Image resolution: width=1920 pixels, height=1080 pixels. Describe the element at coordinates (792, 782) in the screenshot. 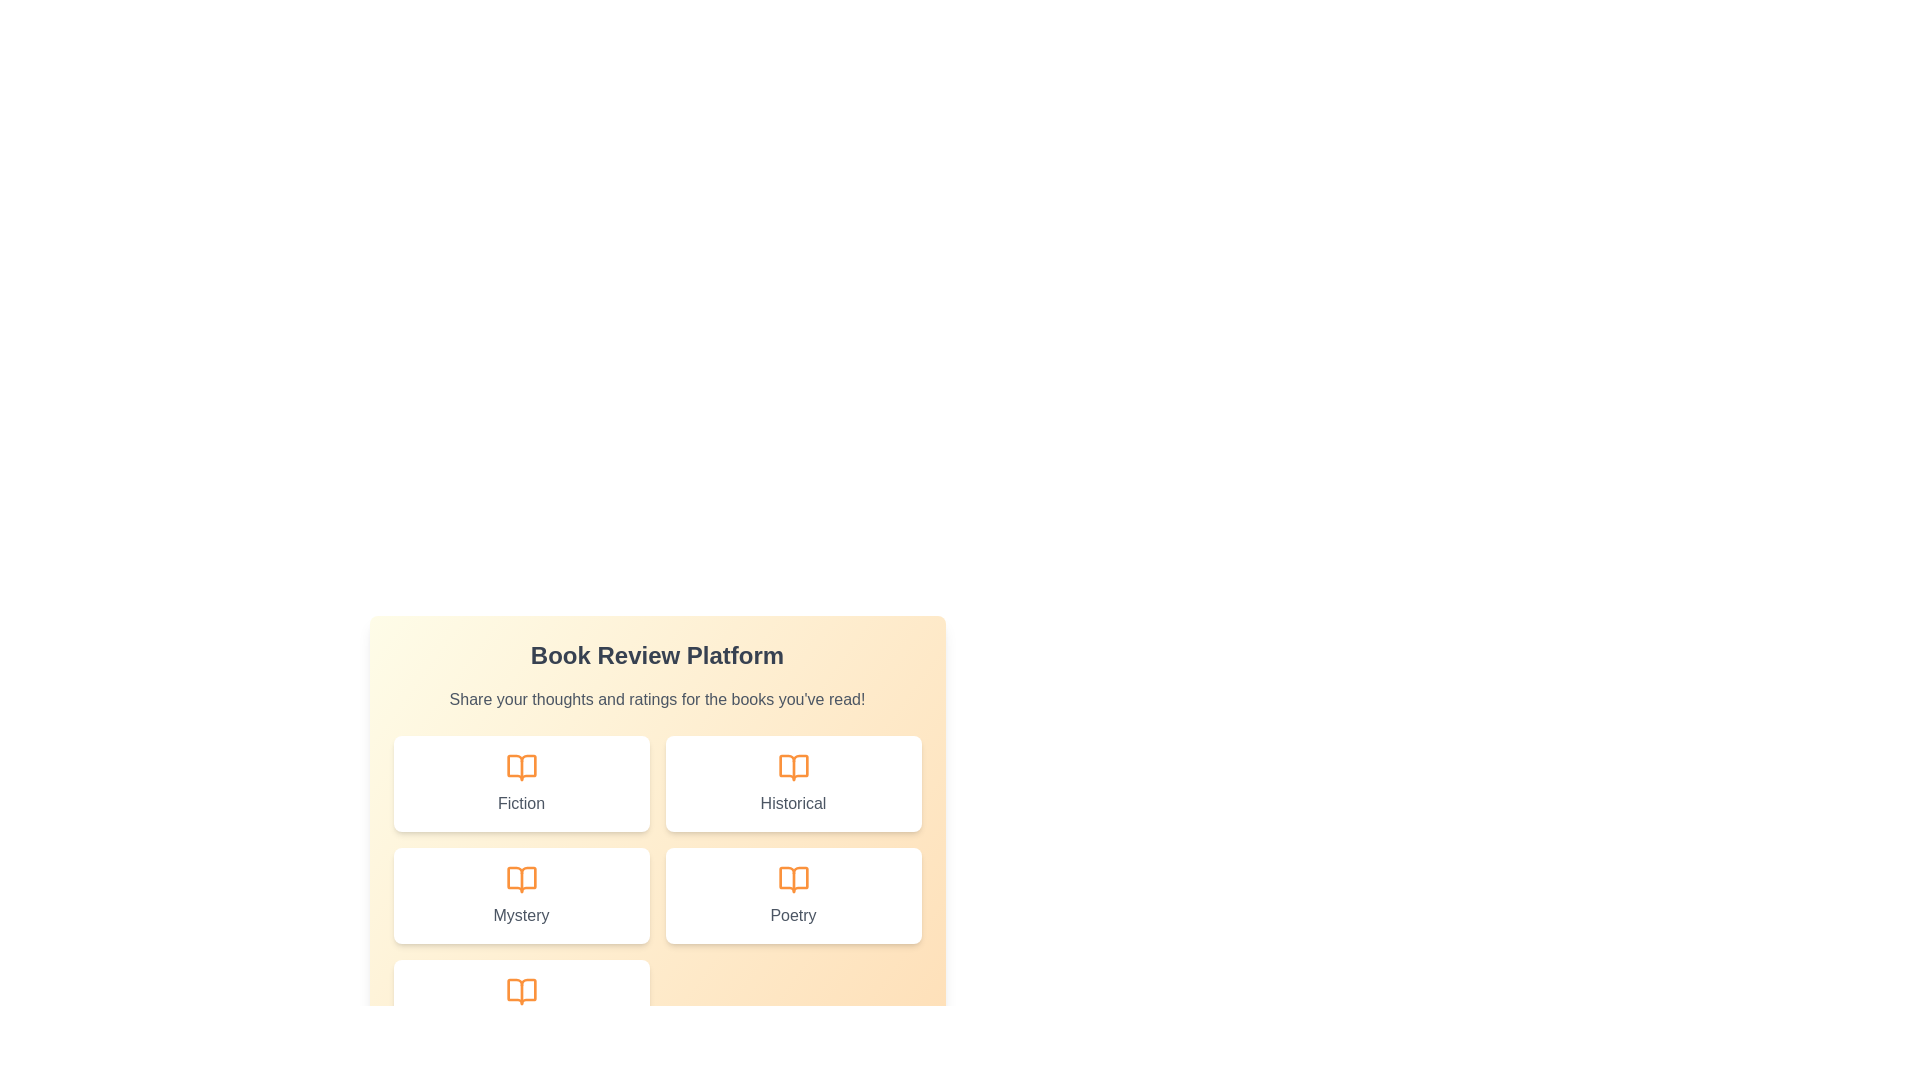

I see `the 'Historical' category button, which is the second item in the first row of the grid layout` at that location.